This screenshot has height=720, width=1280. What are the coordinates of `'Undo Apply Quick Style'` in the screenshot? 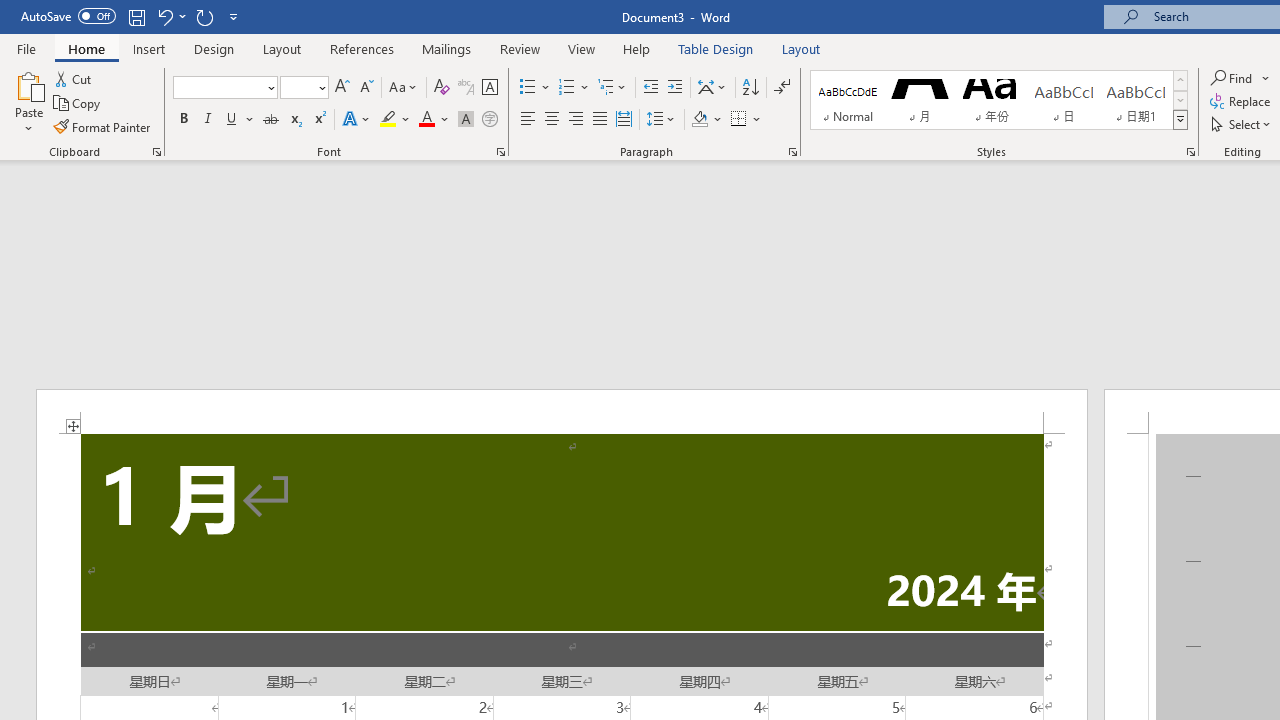 It's located at (164, 16).